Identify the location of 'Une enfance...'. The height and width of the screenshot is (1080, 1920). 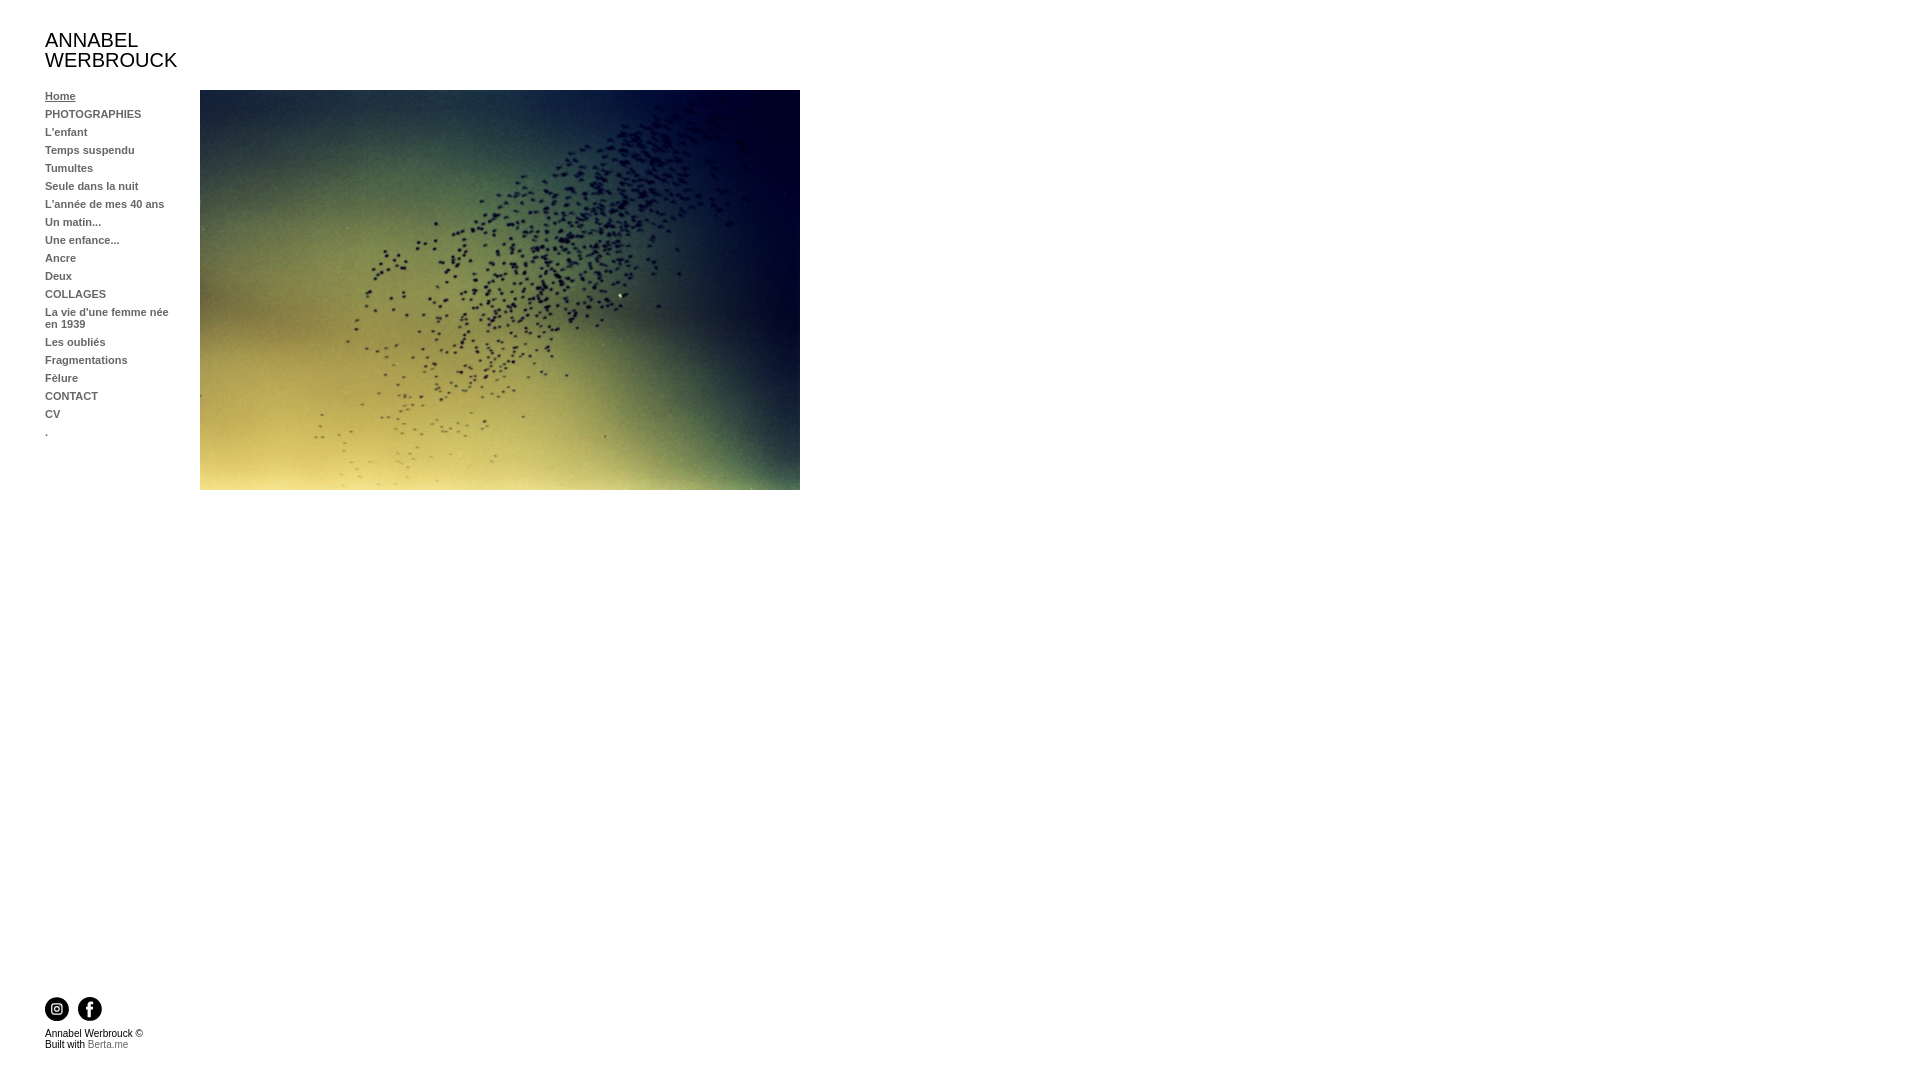
(81, 238).